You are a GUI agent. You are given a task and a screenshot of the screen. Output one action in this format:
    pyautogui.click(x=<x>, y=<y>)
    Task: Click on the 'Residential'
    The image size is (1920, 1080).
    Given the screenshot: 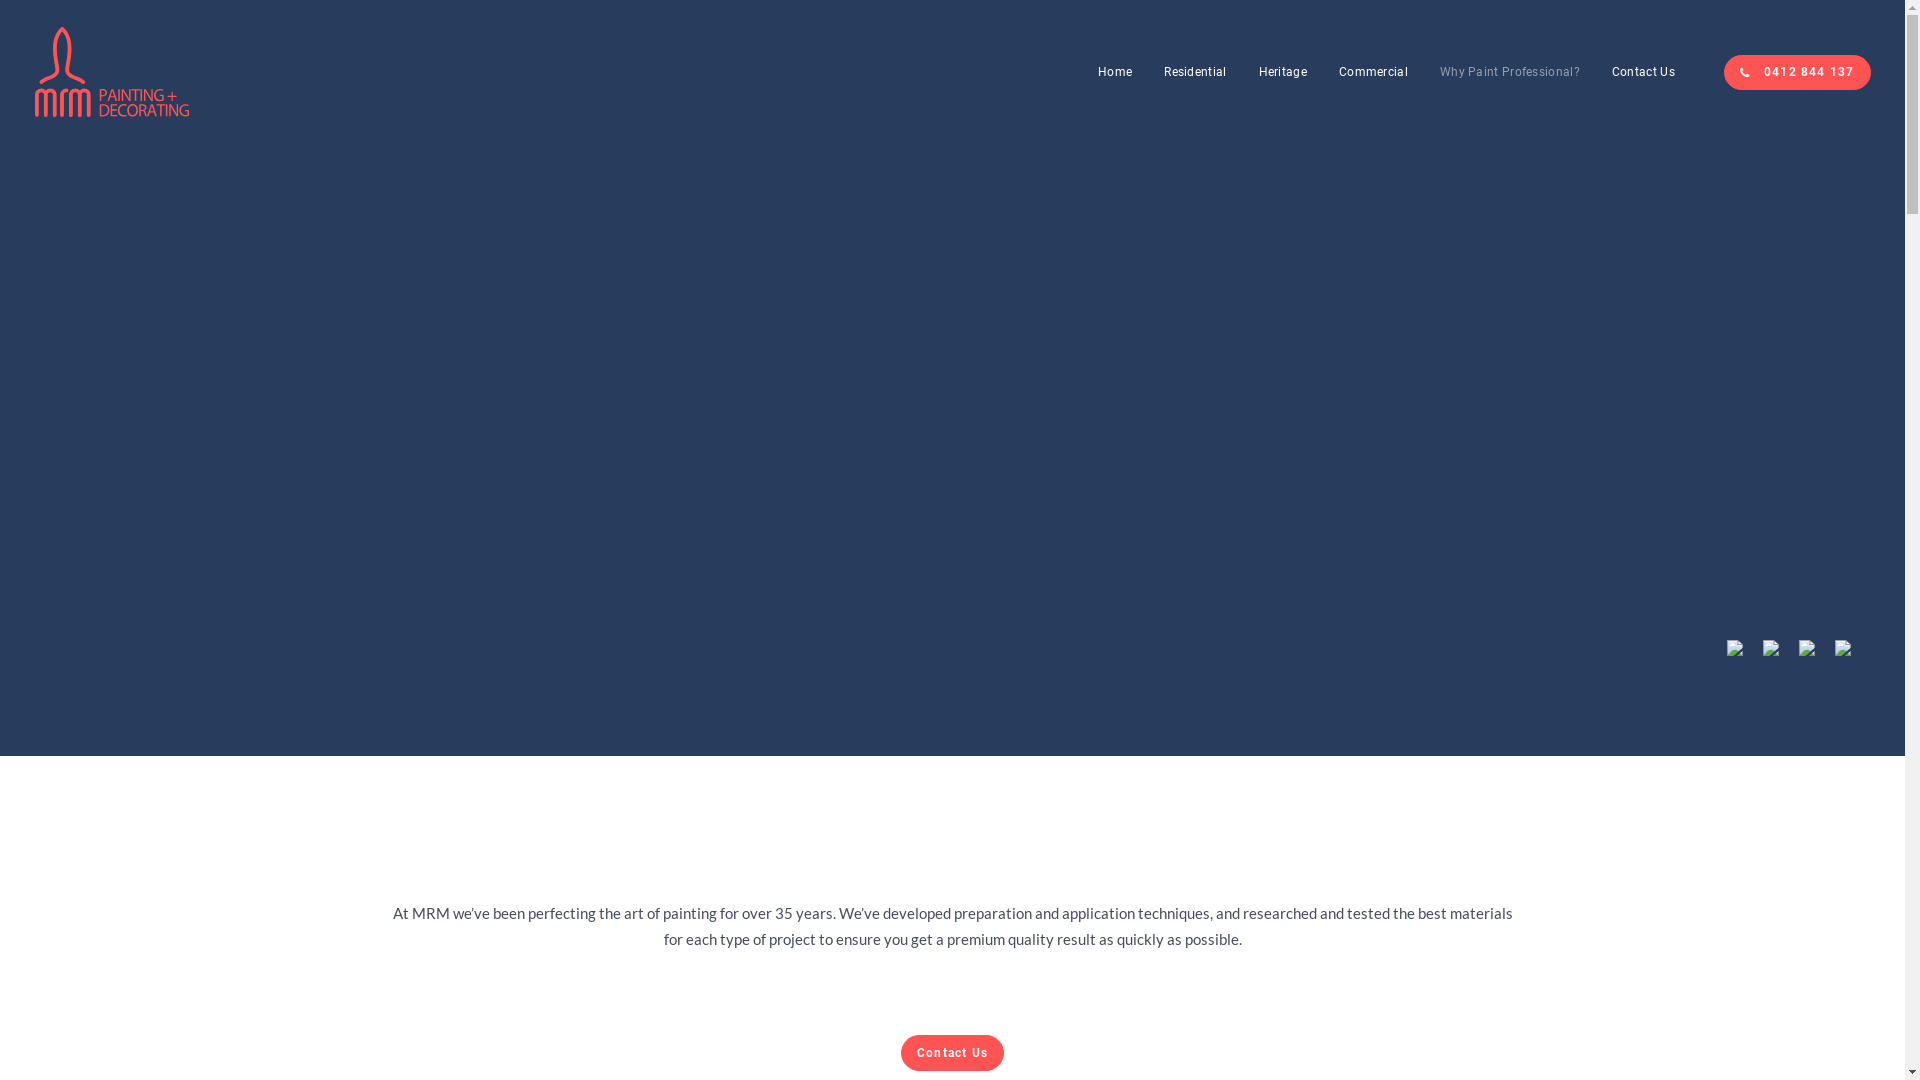 What is the action you would take?
    pyautogui.click(x=1150, y=71)
    